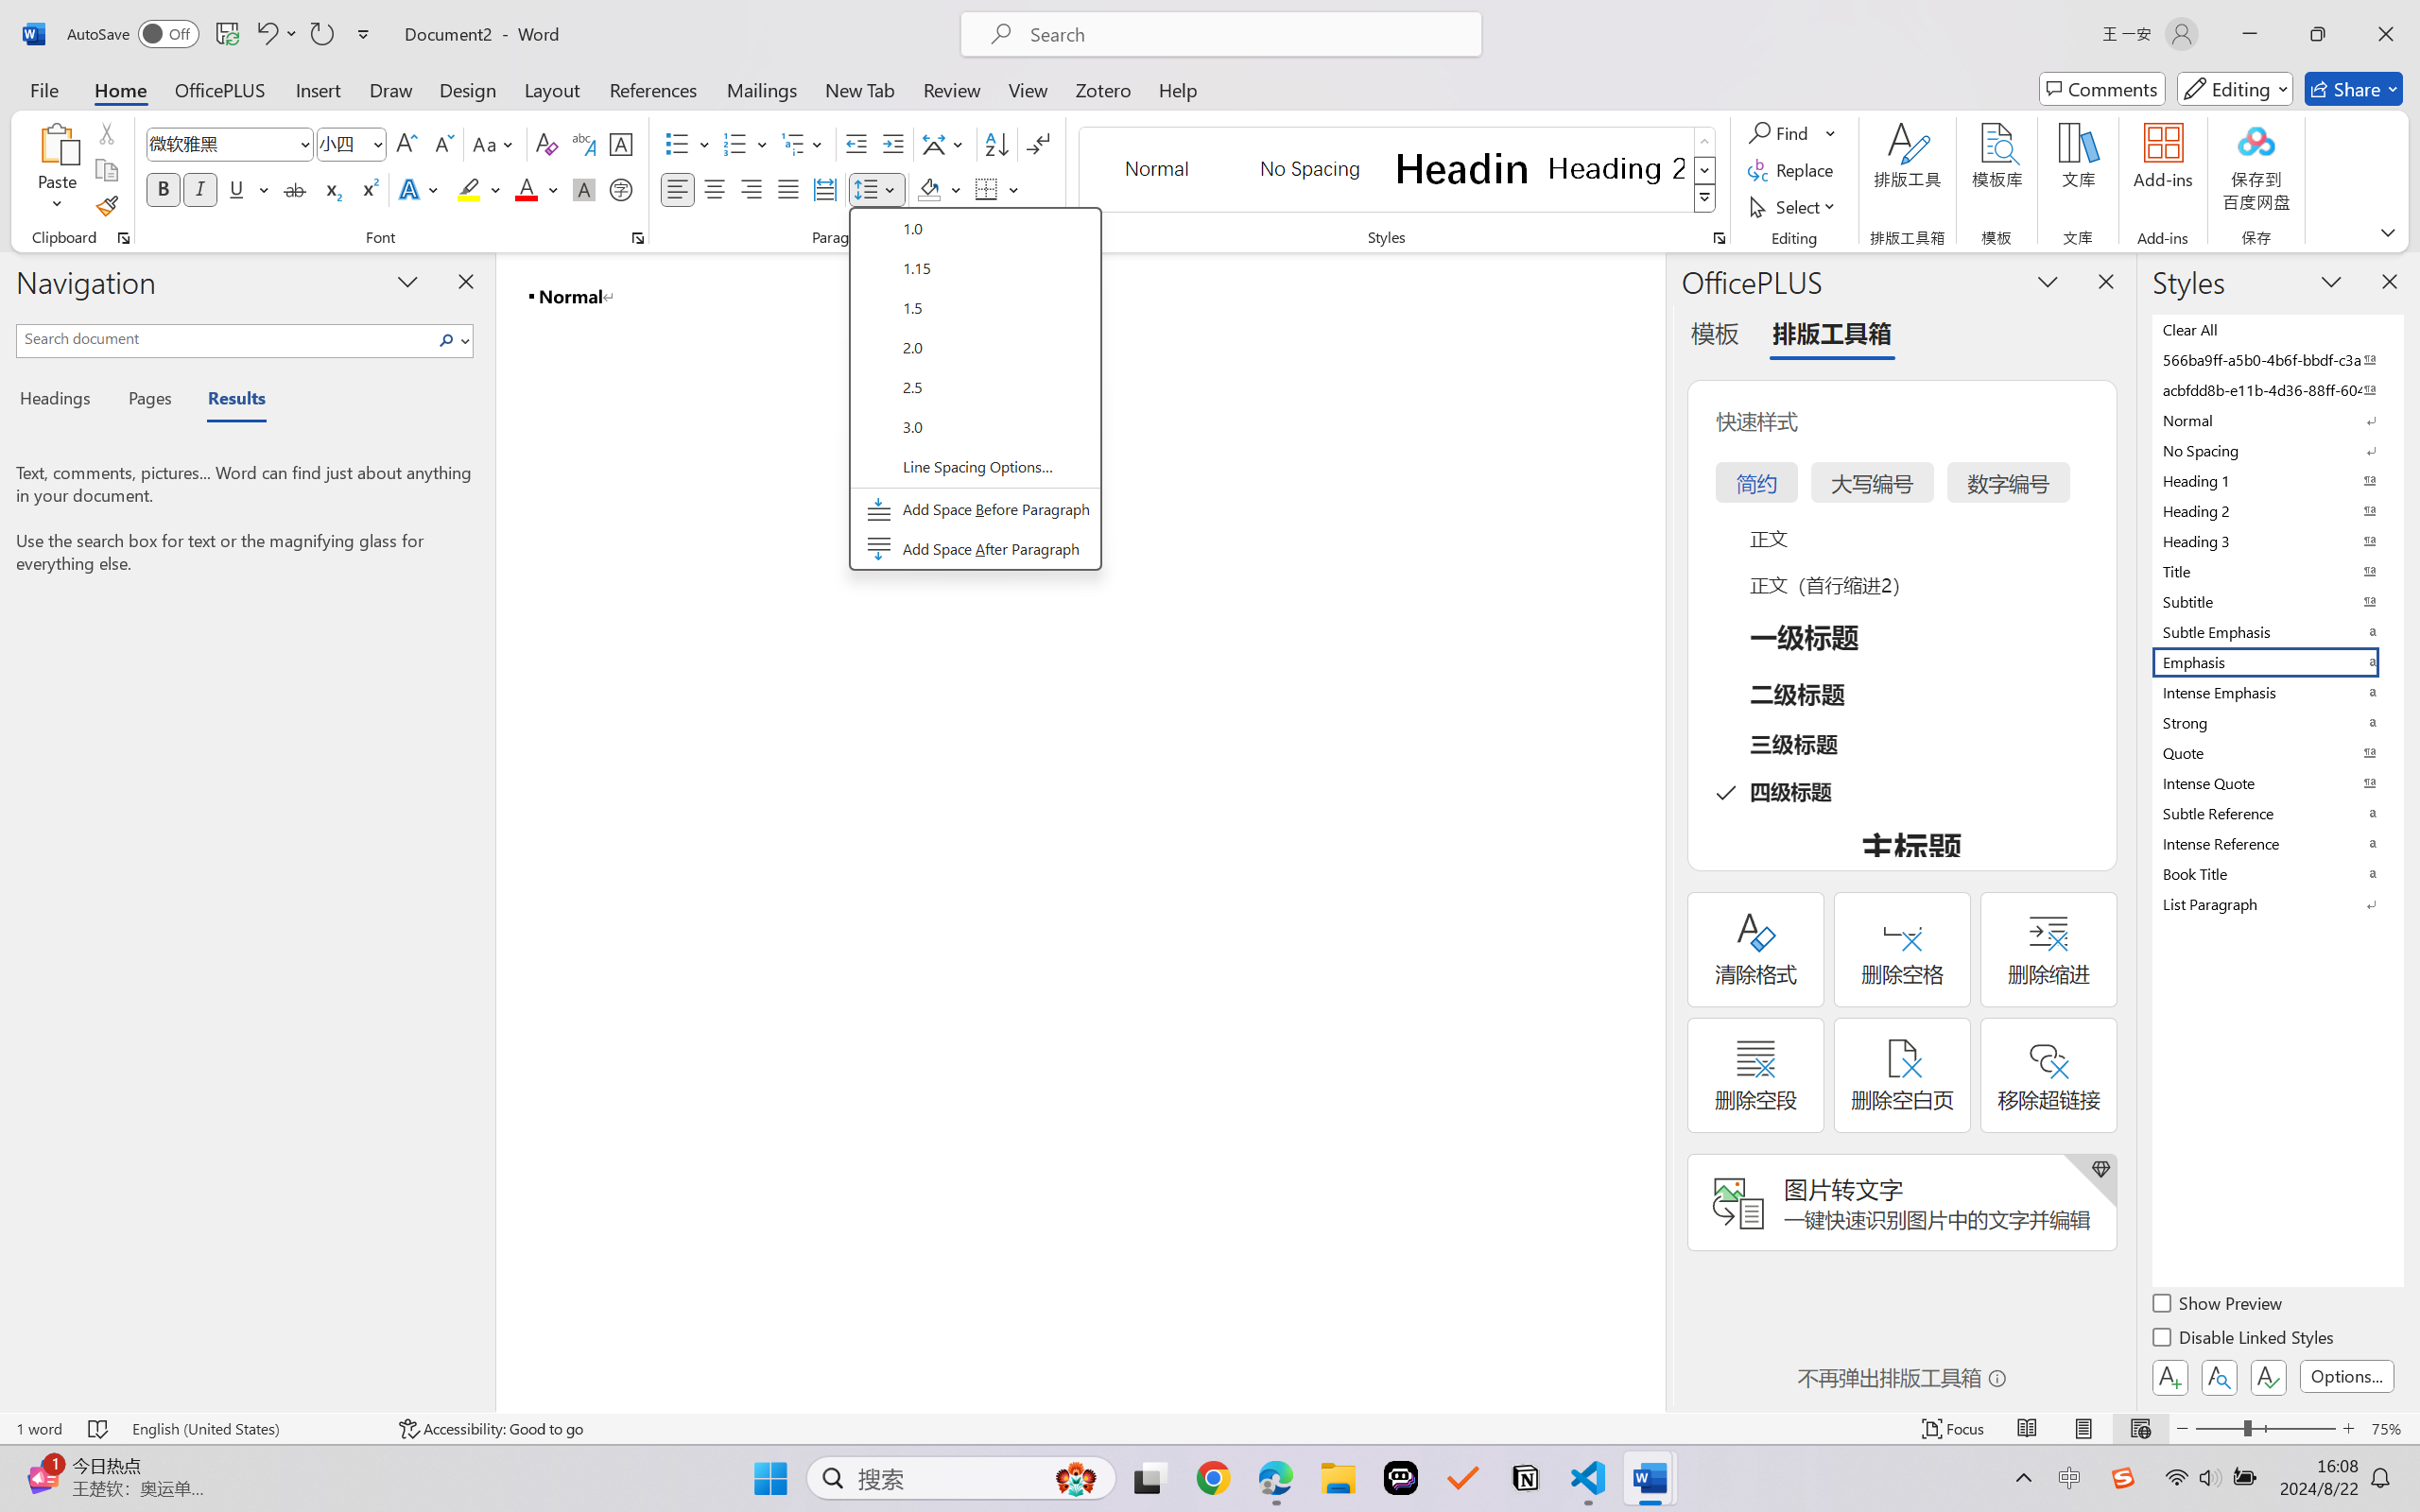 The height and width of the screenshot is (1512, 2420). I want to click on 'Spelling and Grammar Check No Errors', so click(97, 1428).